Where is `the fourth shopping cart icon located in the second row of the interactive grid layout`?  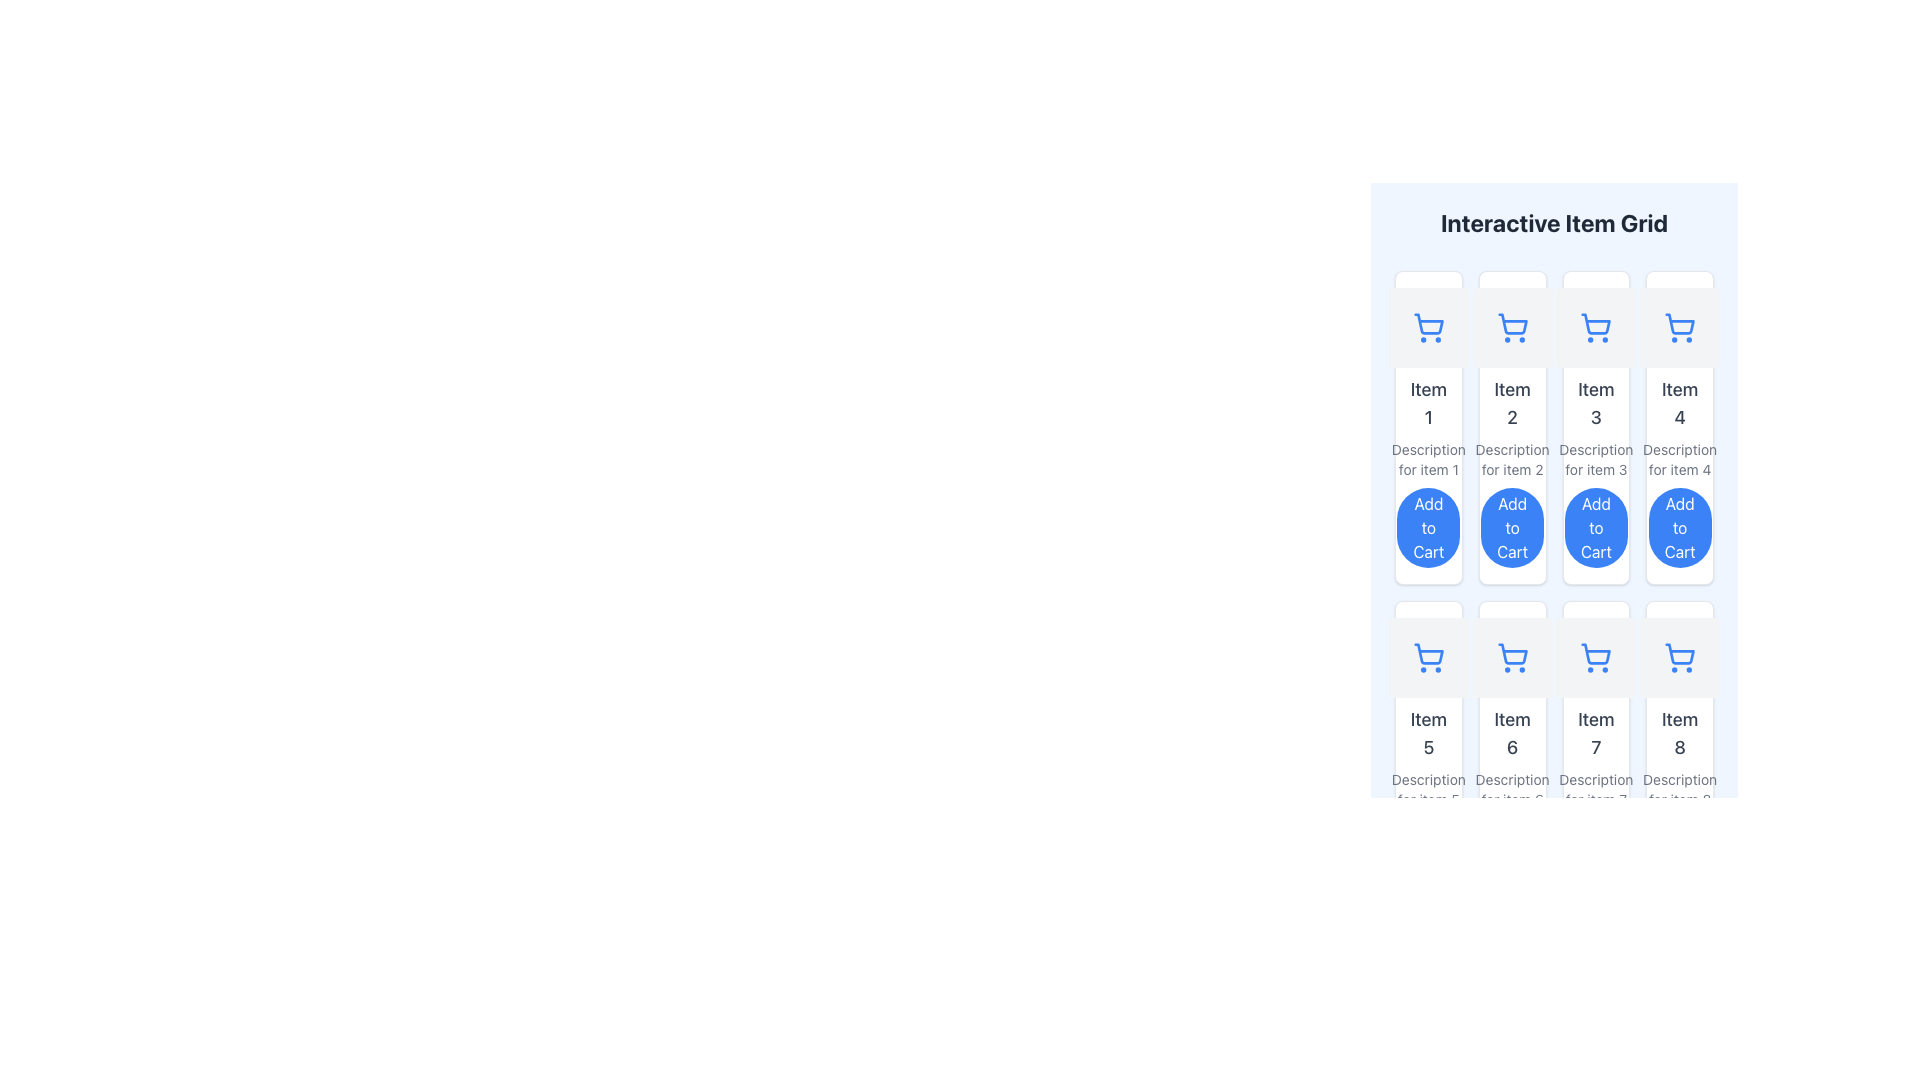
the fourth shopping cart icon located in the second row of the interactive grid layout is located at coordinates (1680, 658).